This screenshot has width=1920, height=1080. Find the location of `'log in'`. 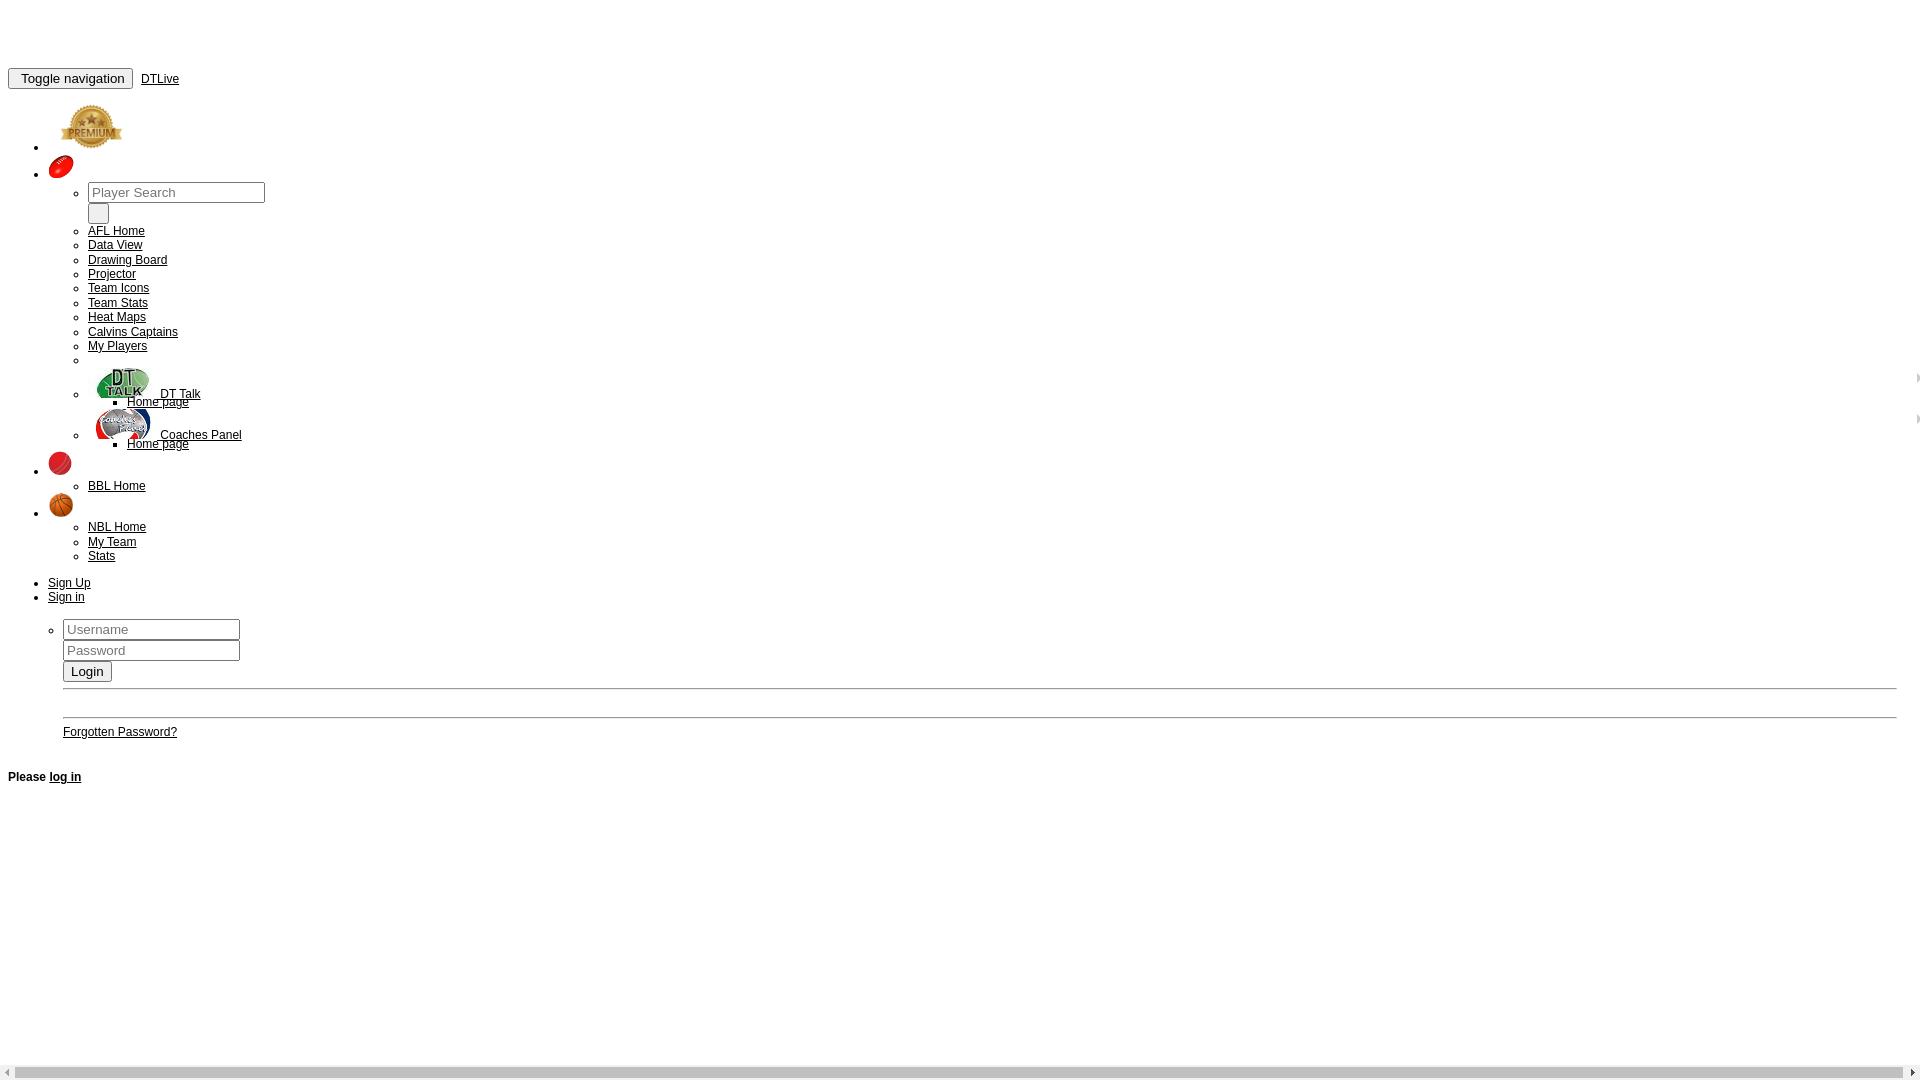

'log in' is located at coordinates (65, 775).